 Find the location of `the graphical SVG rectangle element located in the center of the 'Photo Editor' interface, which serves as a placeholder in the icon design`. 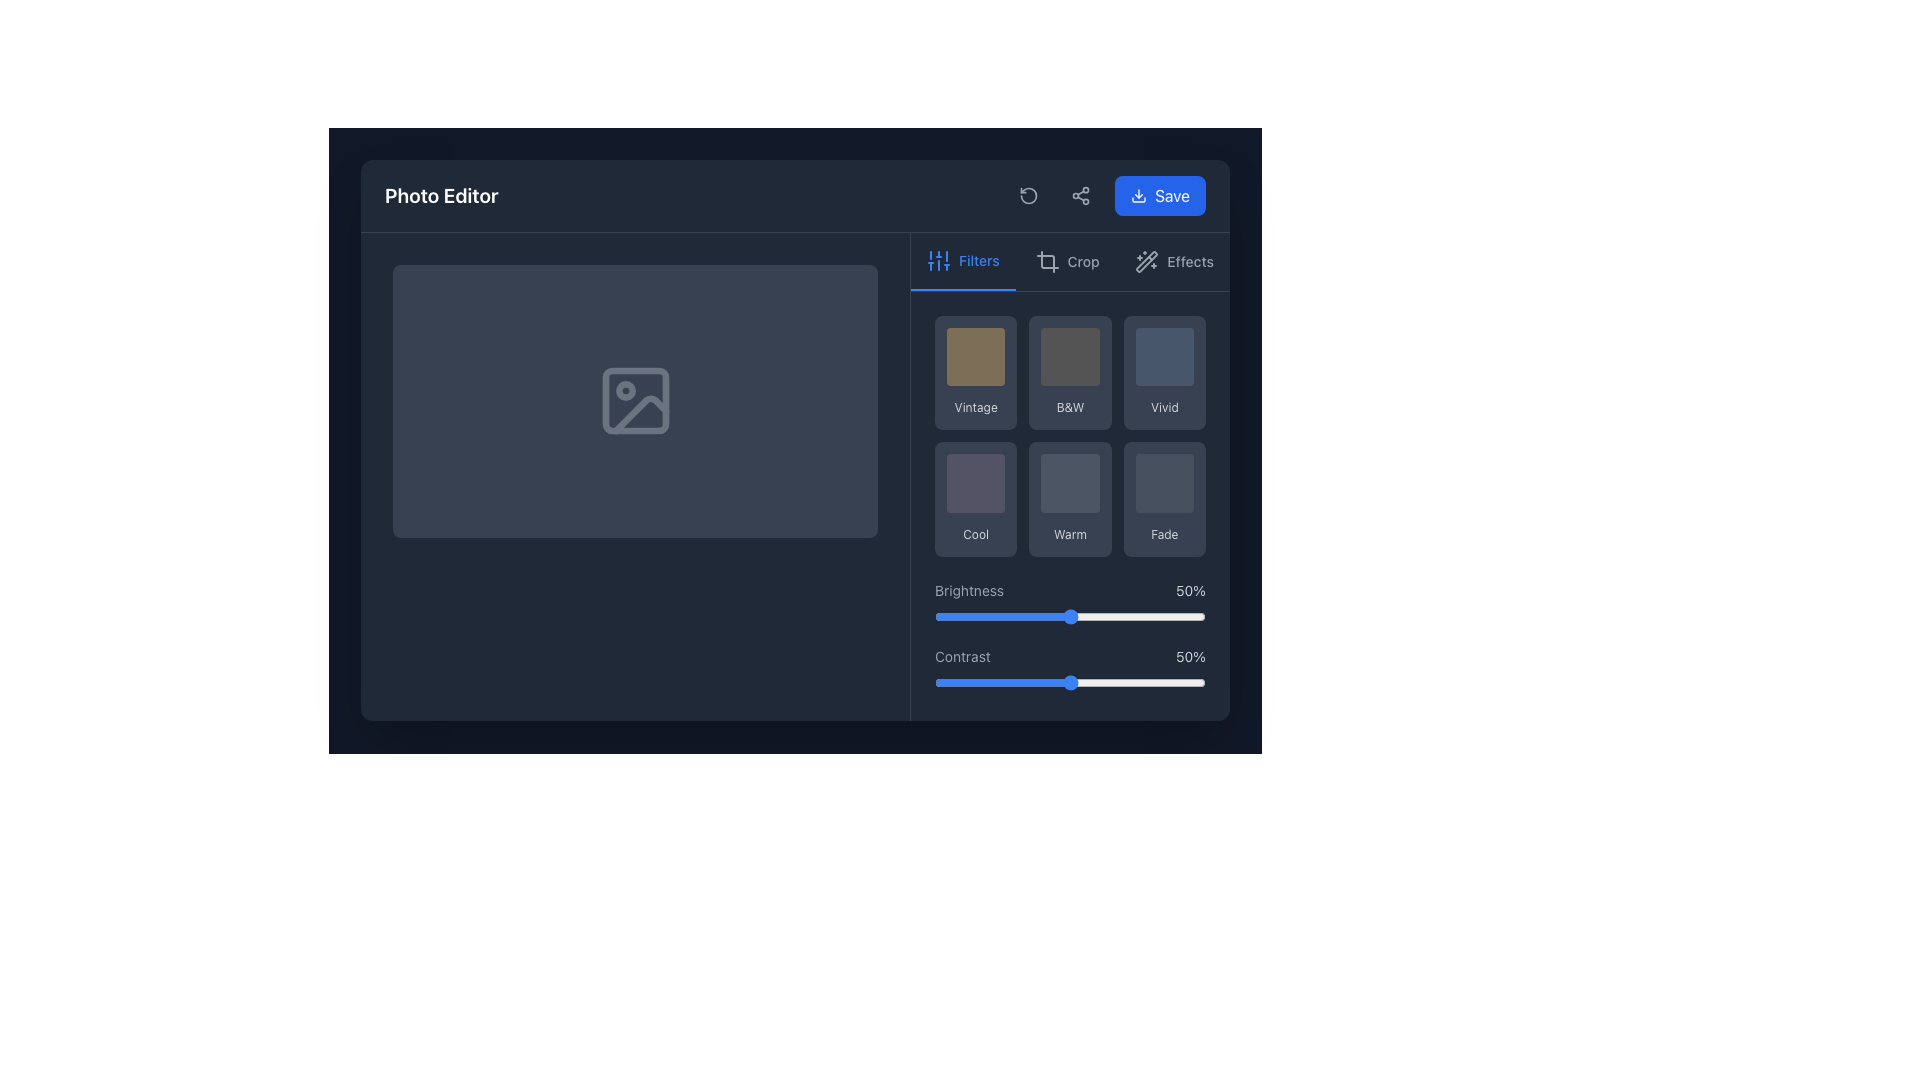

the graphical SVG rectangle element located in the center of the 'Photo Editor' interface, which serves as a placeholder in the icon design is located at coordinates (634, 401).